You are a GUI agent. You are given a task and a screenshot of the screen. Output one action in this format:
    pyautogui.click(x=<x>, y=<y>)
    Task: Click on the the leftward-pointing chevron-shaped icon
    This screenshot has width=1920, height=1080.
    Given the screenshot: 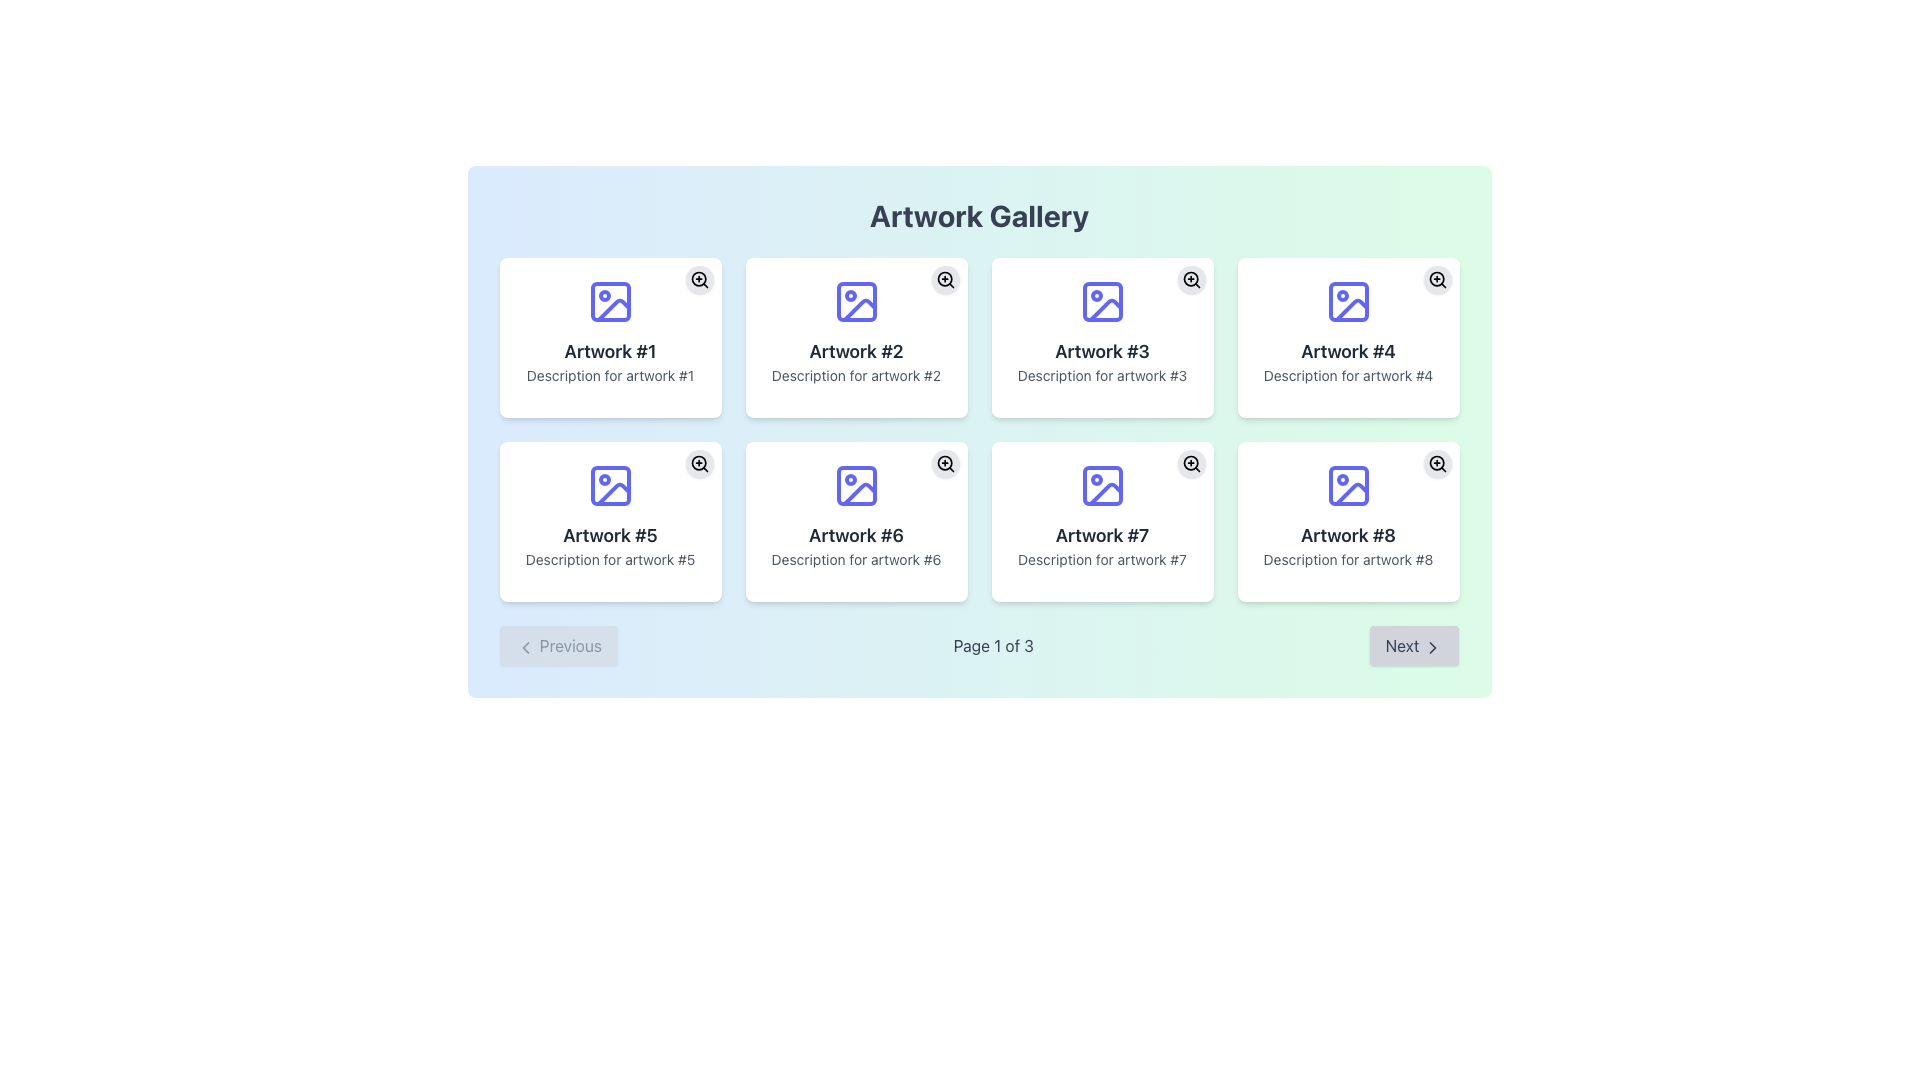 What is the action you would take?
    pyautogui.click(x=525, y=647)
    